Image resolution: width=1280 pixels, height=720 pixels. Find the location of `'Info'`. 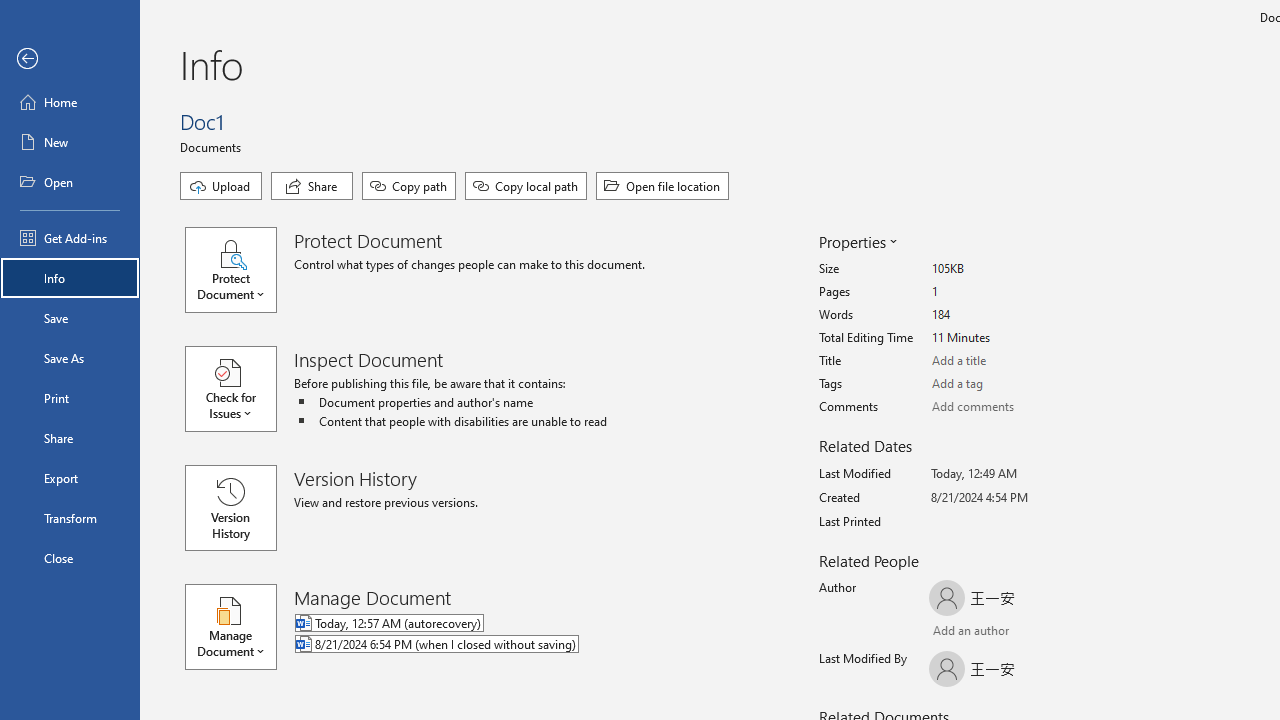

'Info' is located at coordinates (69, 277).